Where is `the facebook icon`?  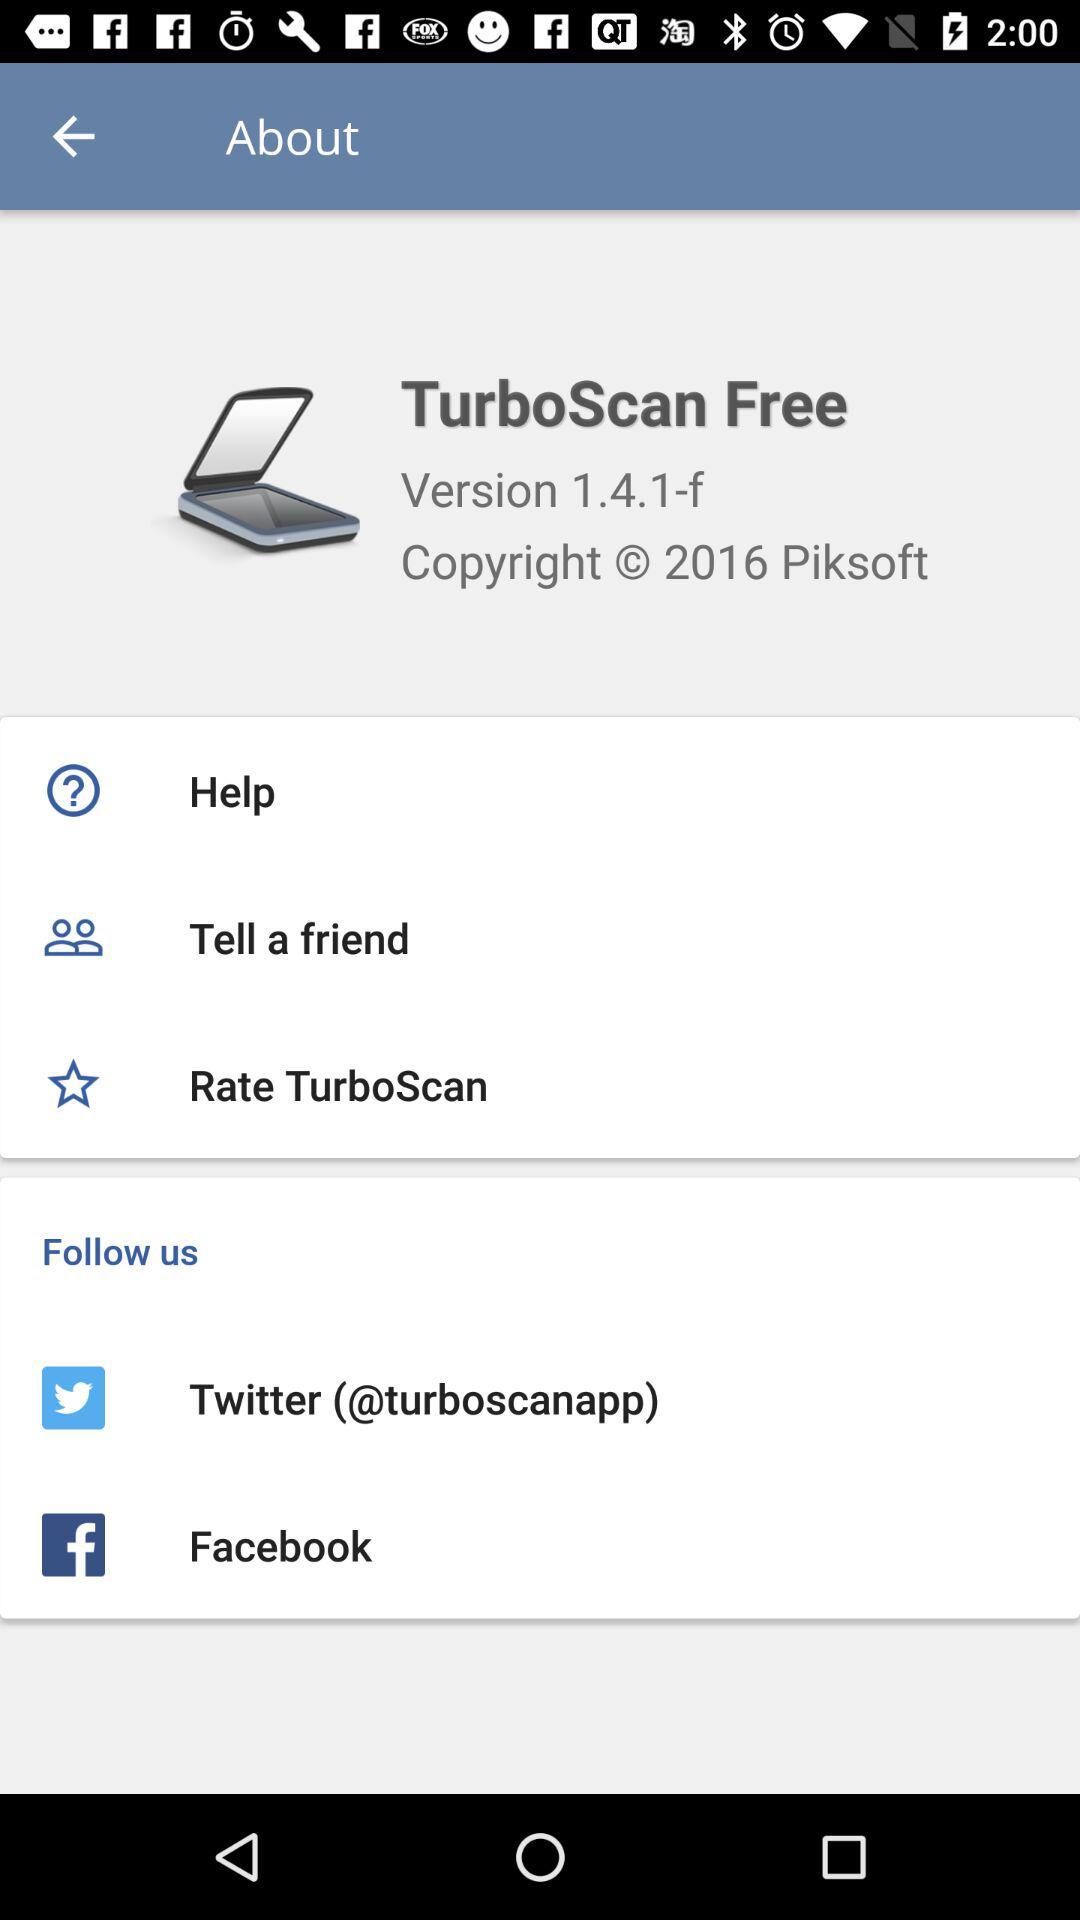 the facebook icon is located at coordinates (540, 1544).